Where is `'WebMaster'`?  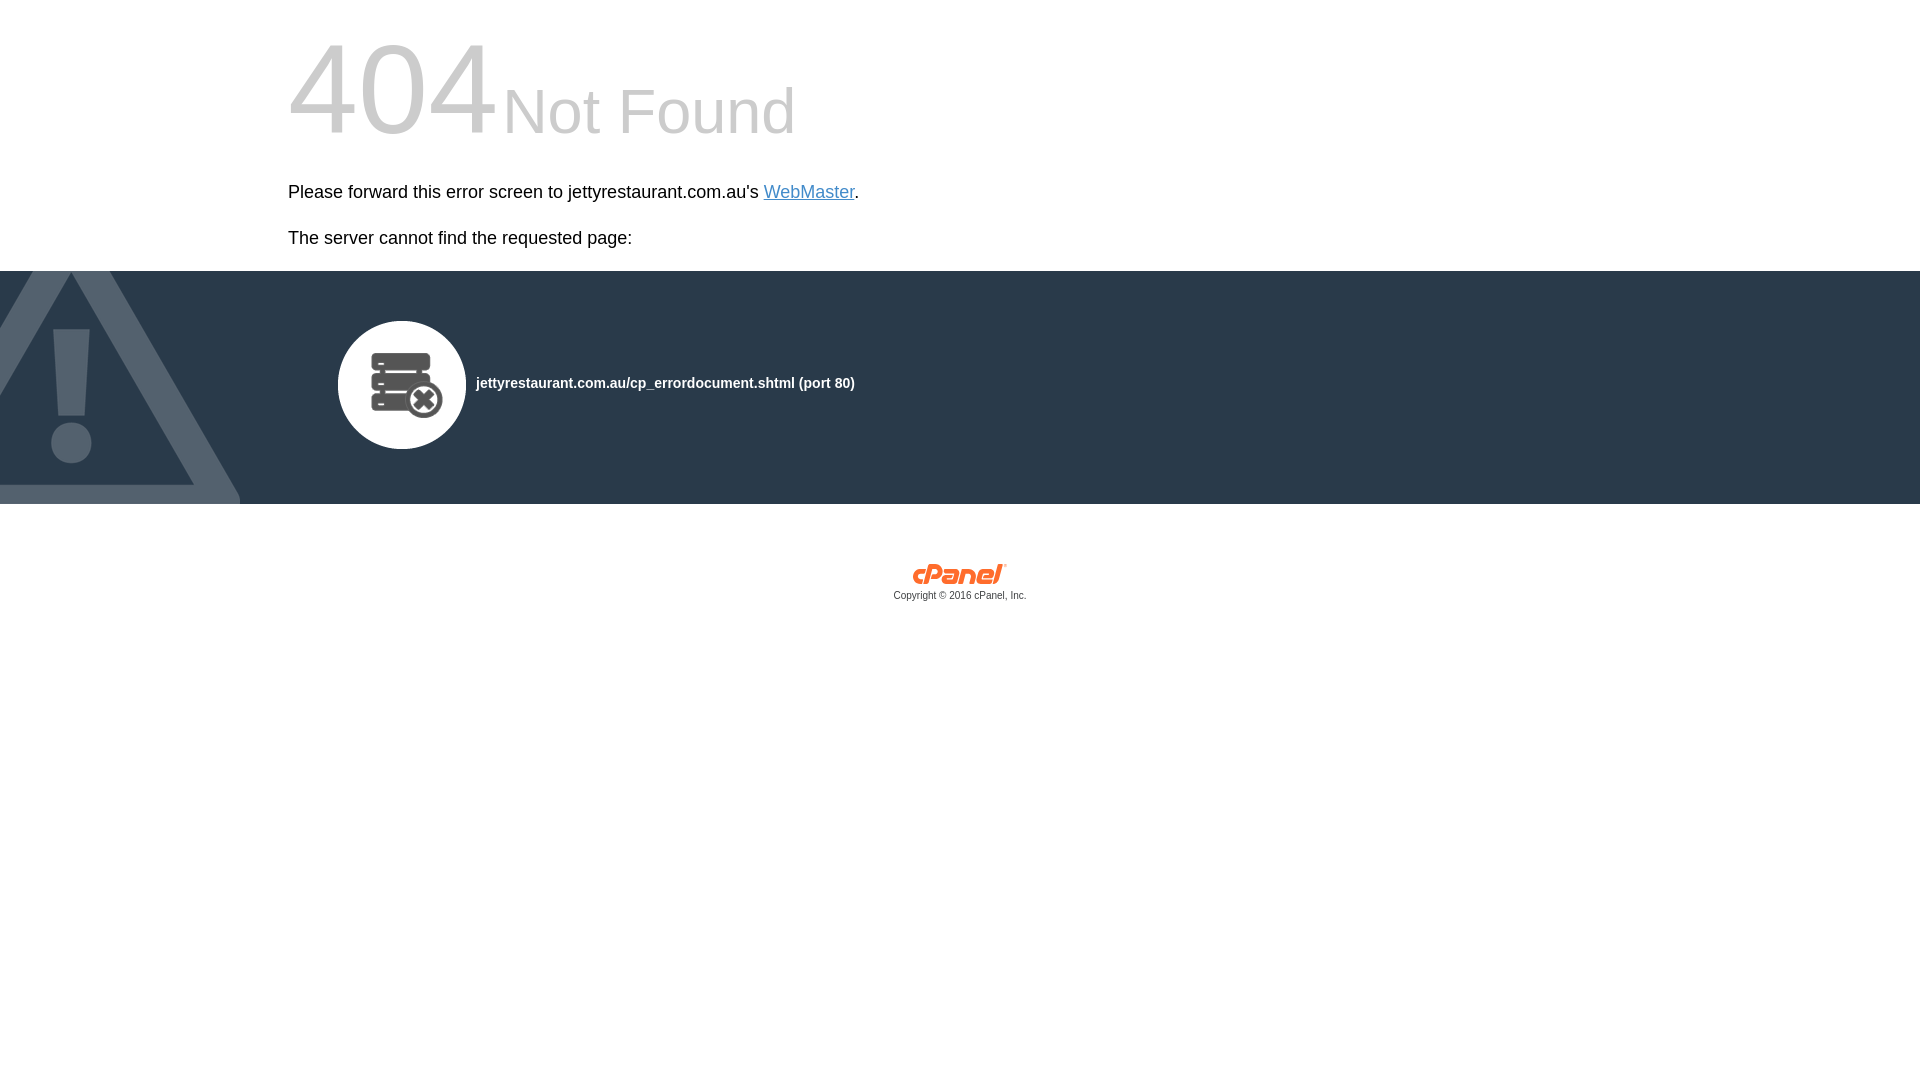 'WebMaster' is located at coordinates (809, 192).